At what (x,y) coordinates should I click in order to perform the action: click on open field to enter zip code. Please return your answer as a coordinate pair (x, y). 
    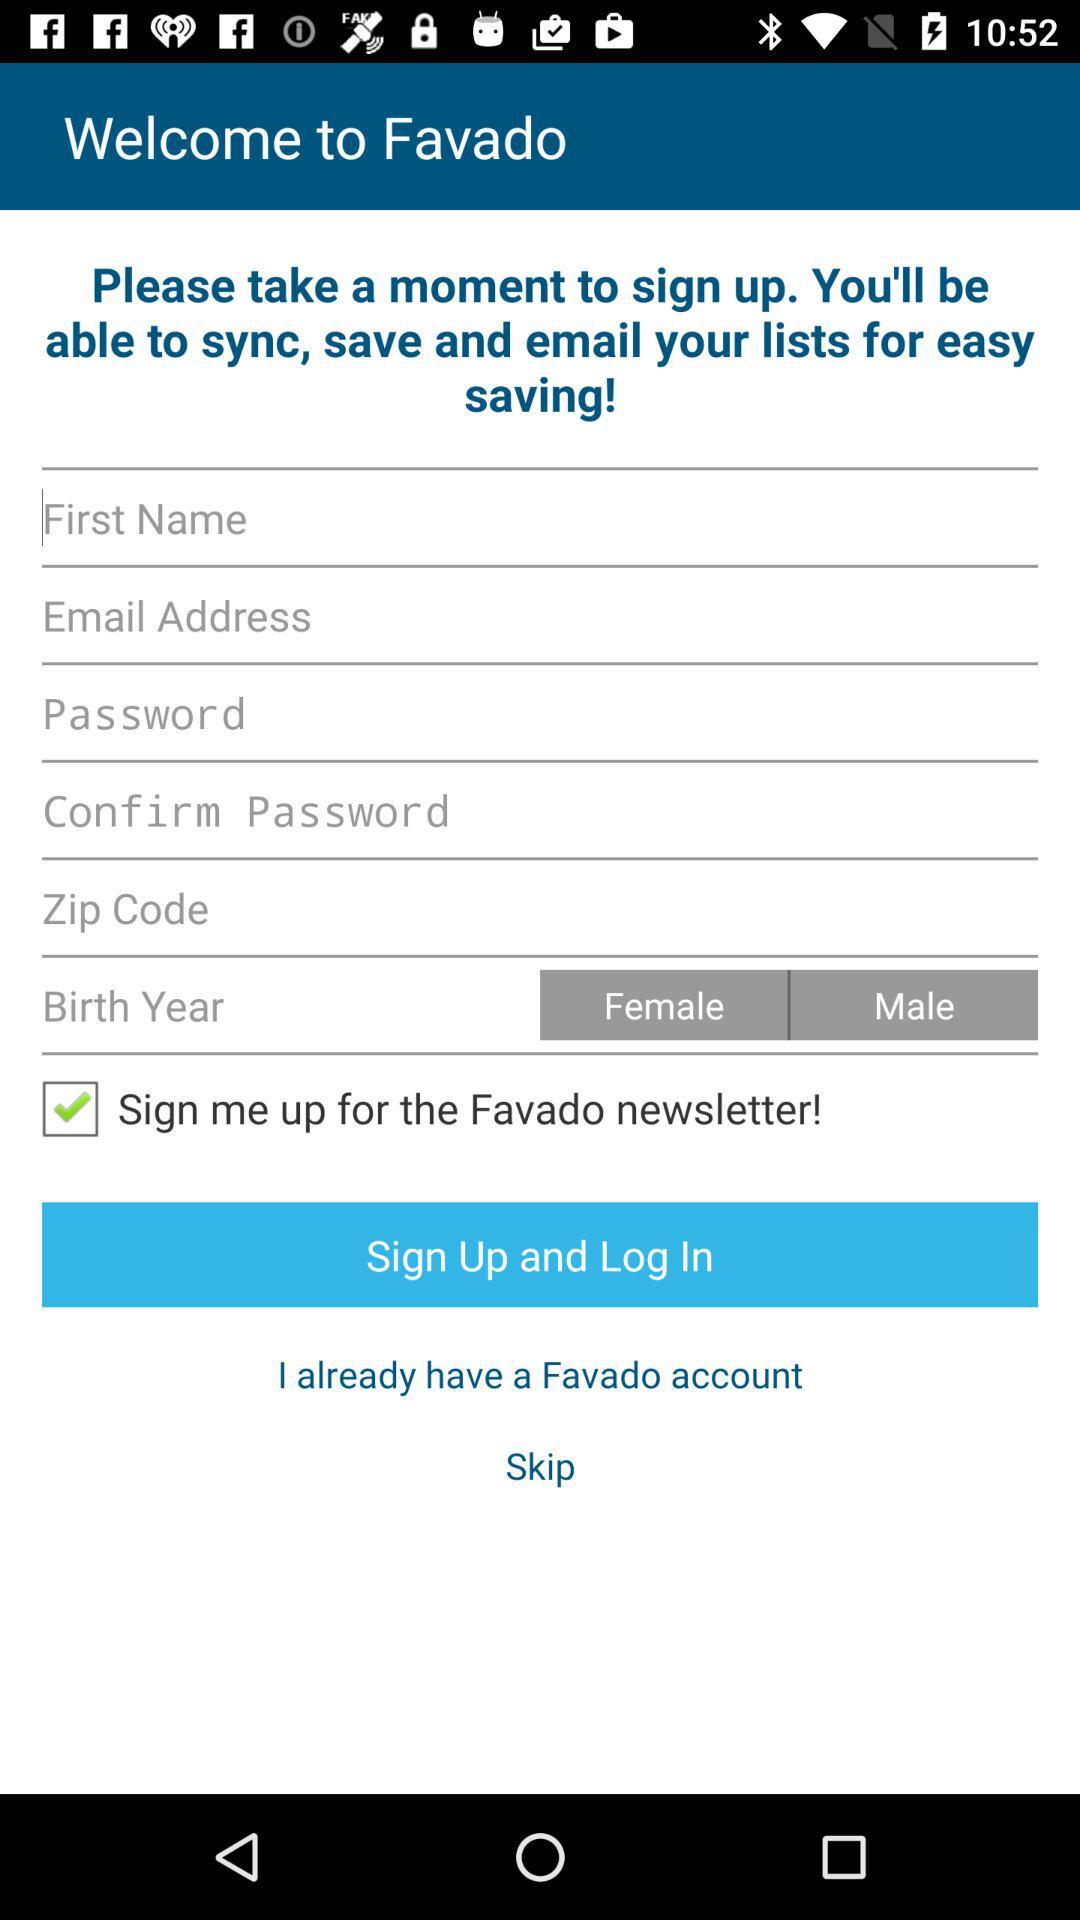
    Looking at the image, I should click on (540, 906).